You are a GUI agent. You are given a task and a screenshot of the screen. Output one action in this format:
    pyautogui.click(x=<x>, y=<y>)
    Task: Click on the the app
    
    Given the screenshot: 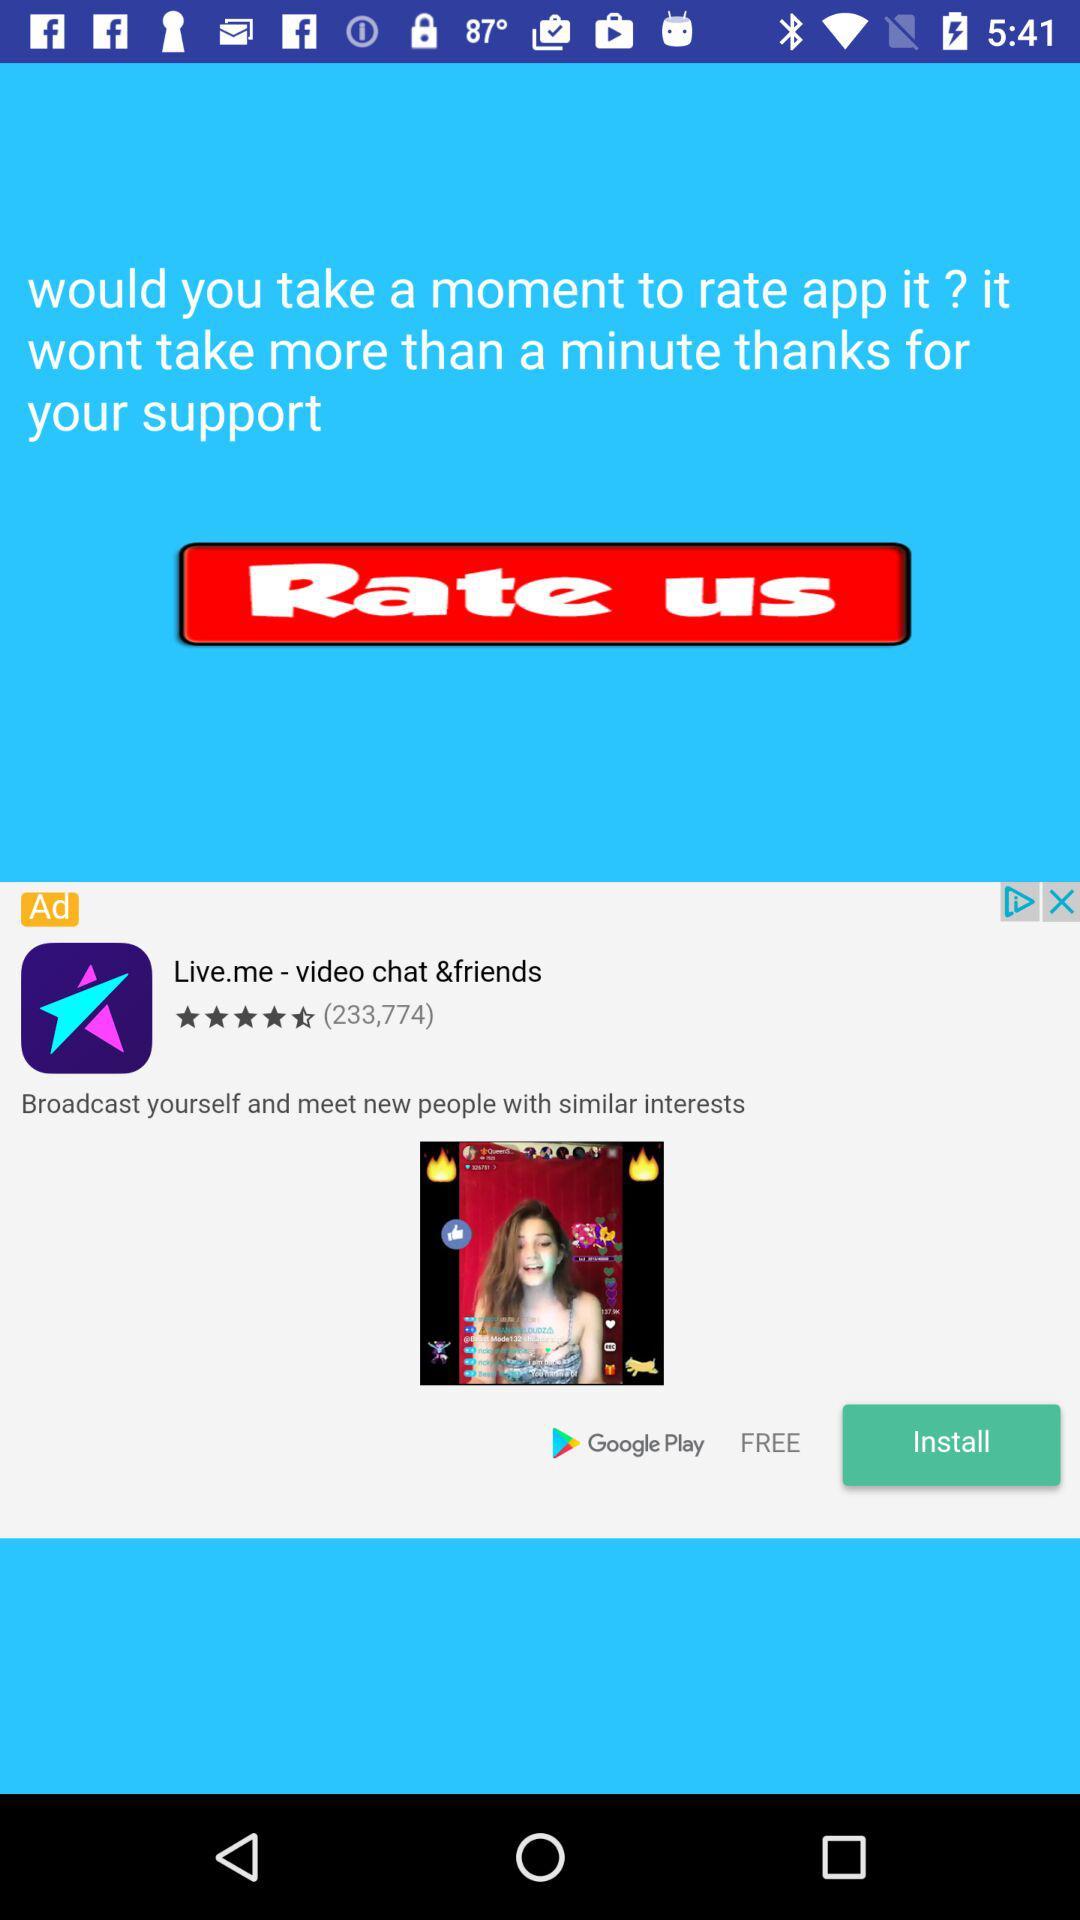 What is the action you would take?
    pyautogui.click(x=540, y=1209)
    